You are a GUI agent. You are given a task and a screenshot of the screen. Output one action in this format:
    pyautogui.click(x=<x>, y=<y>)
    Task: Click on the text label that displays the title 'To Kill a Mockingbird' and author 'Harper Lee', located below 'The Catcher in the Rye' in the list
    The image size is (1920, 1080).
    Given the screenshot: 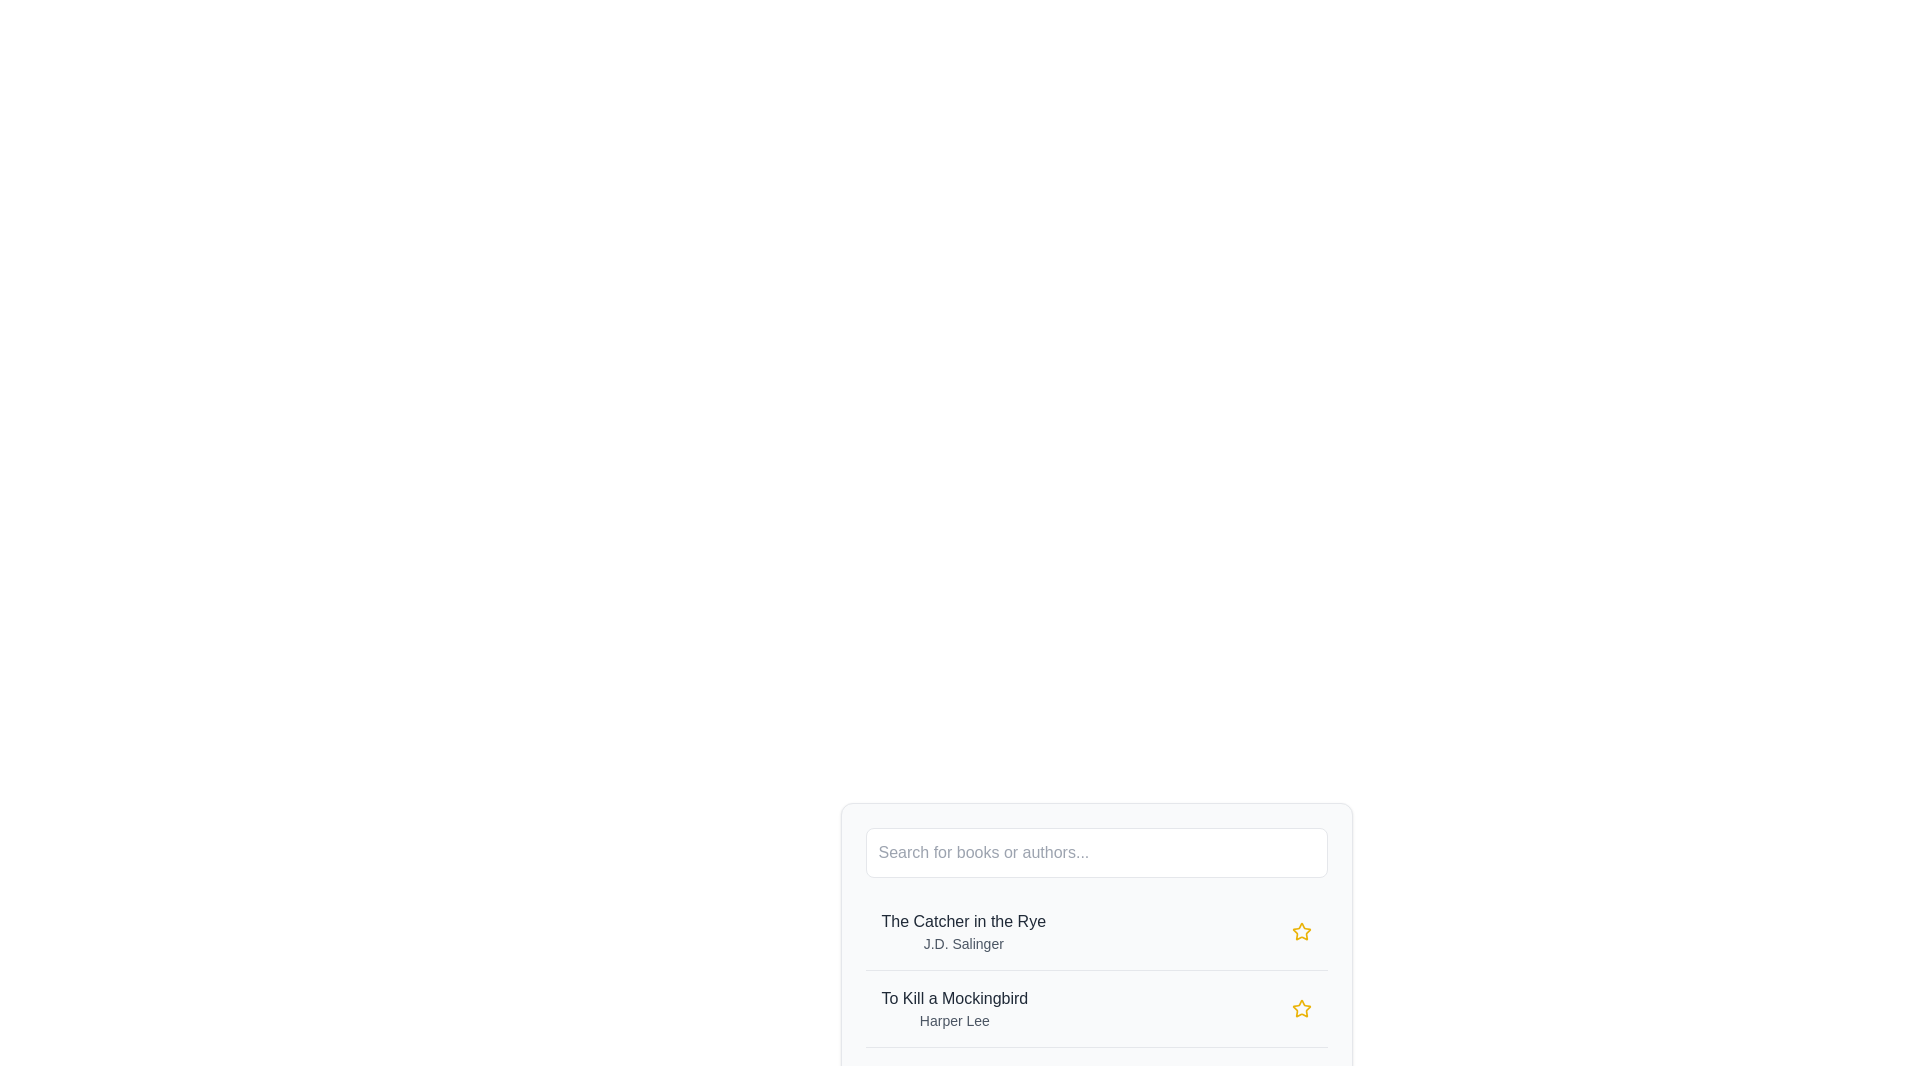 What is the action you would take?
    pyautogui.click(x=953, y=1009)
    